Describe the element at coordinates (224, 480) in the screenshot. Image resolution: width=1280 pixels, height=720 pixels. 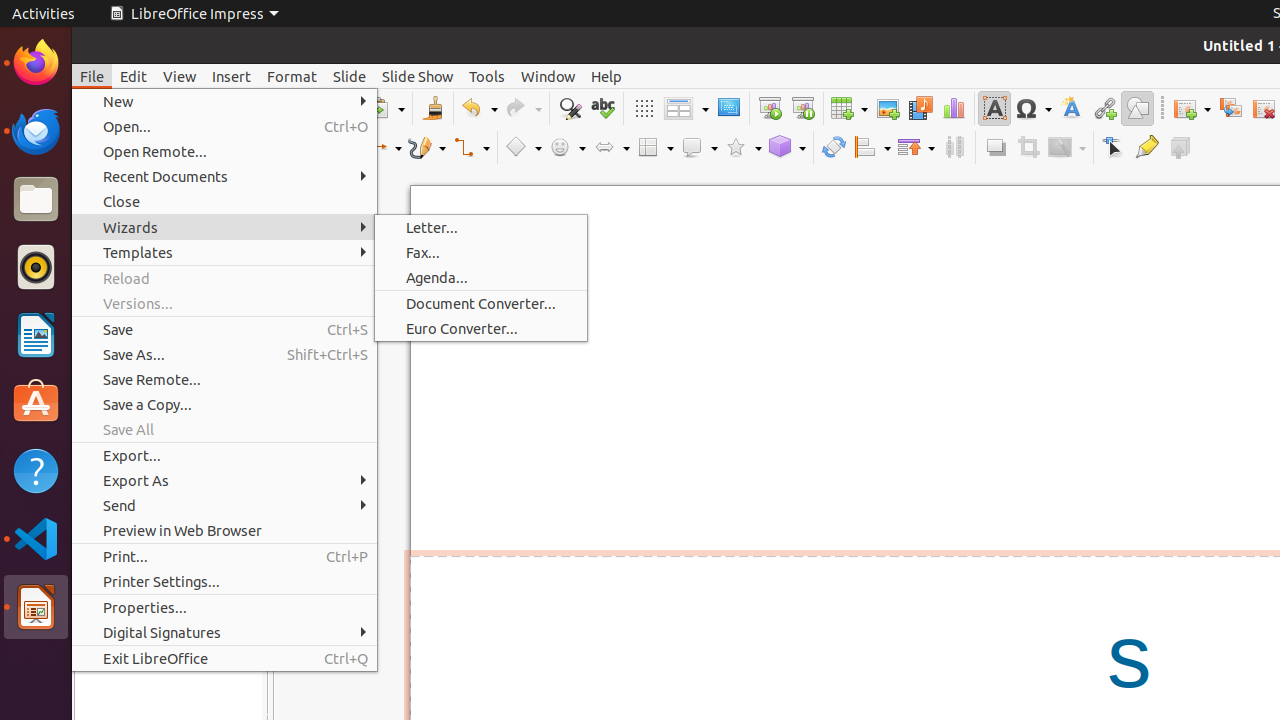
I see `'Export As'` at that location.